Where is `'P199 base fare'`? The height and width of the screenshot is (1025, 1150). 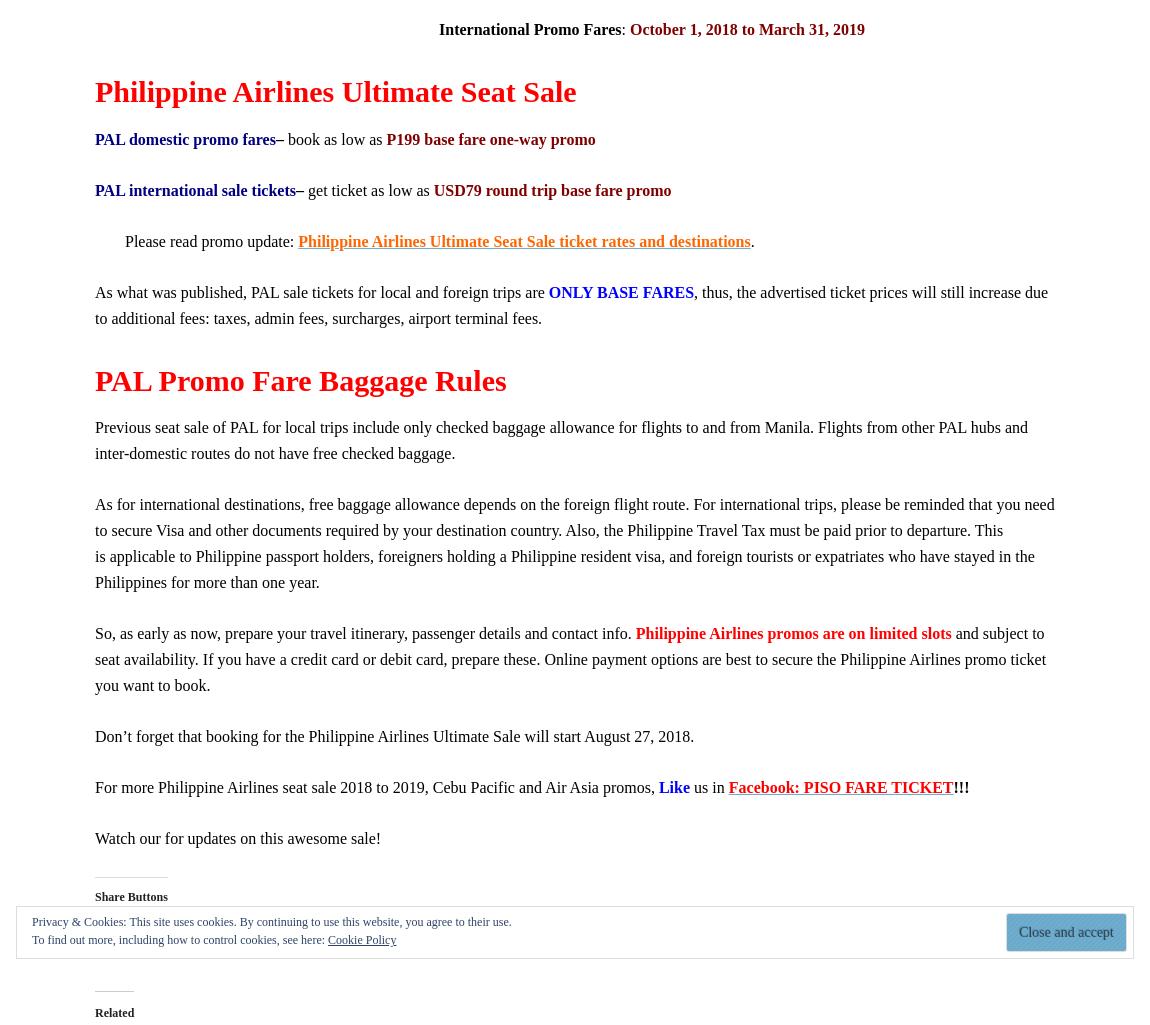
'P199 base fare' is located at coordinates (386, 138).